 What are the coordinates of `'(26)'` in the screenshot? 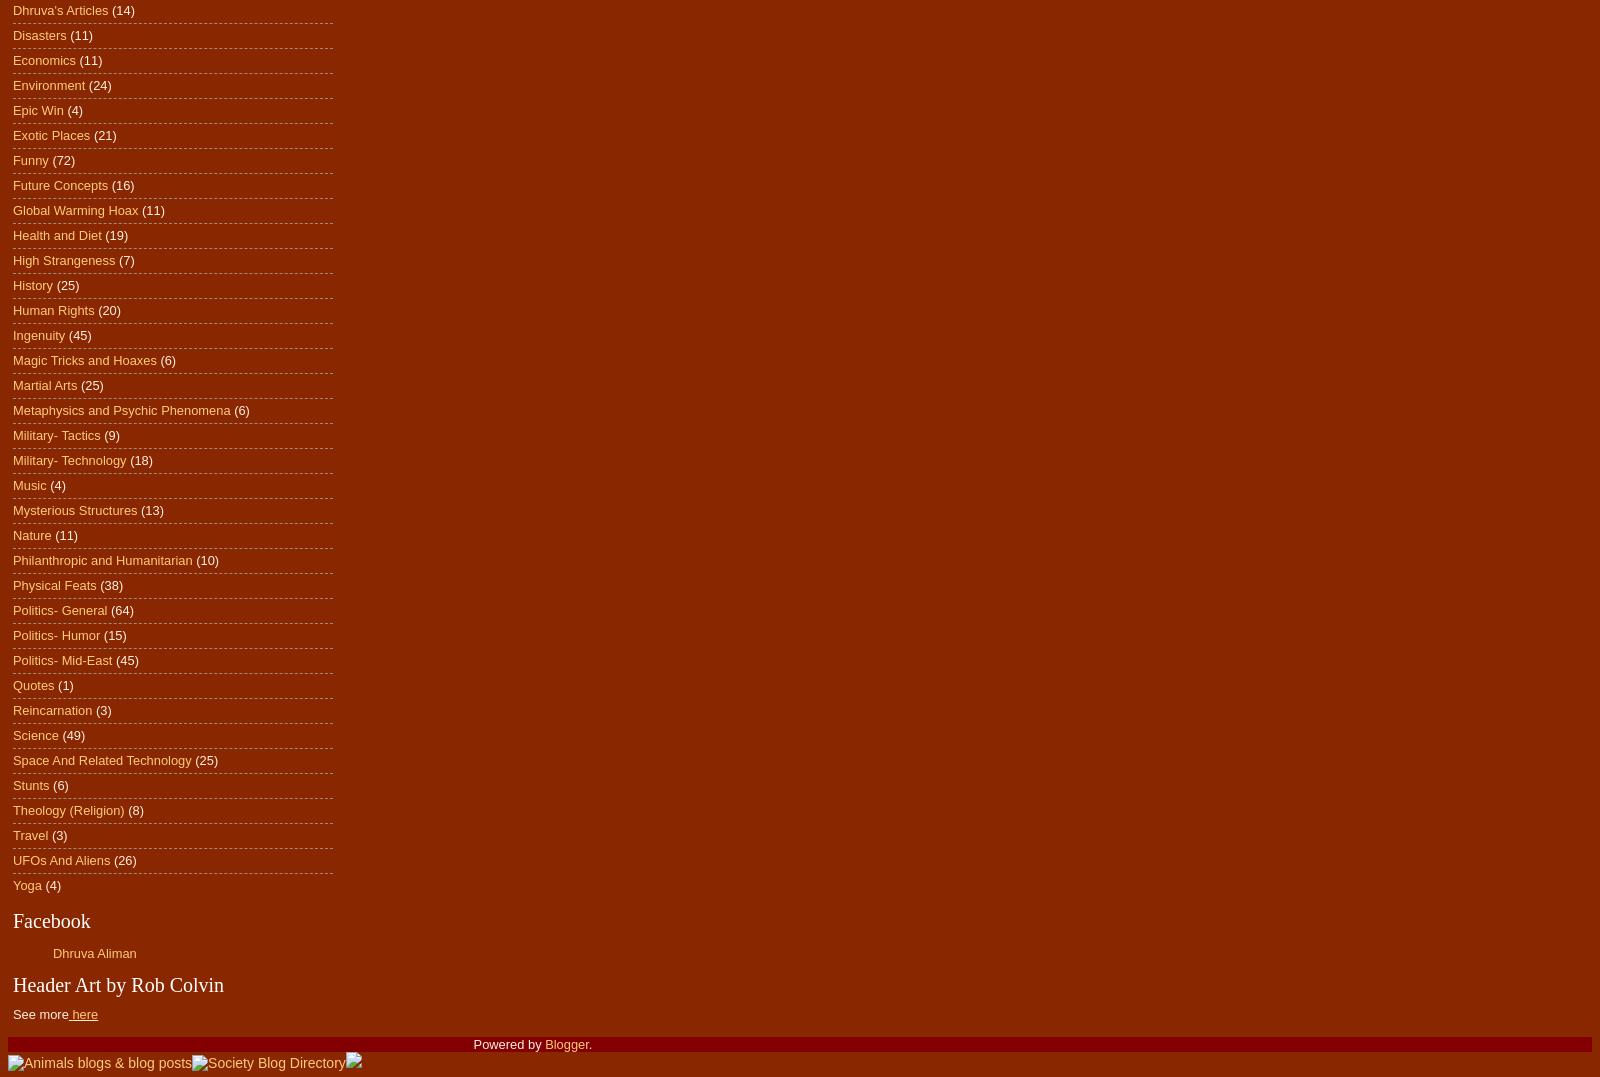 It's located at (123, 859).